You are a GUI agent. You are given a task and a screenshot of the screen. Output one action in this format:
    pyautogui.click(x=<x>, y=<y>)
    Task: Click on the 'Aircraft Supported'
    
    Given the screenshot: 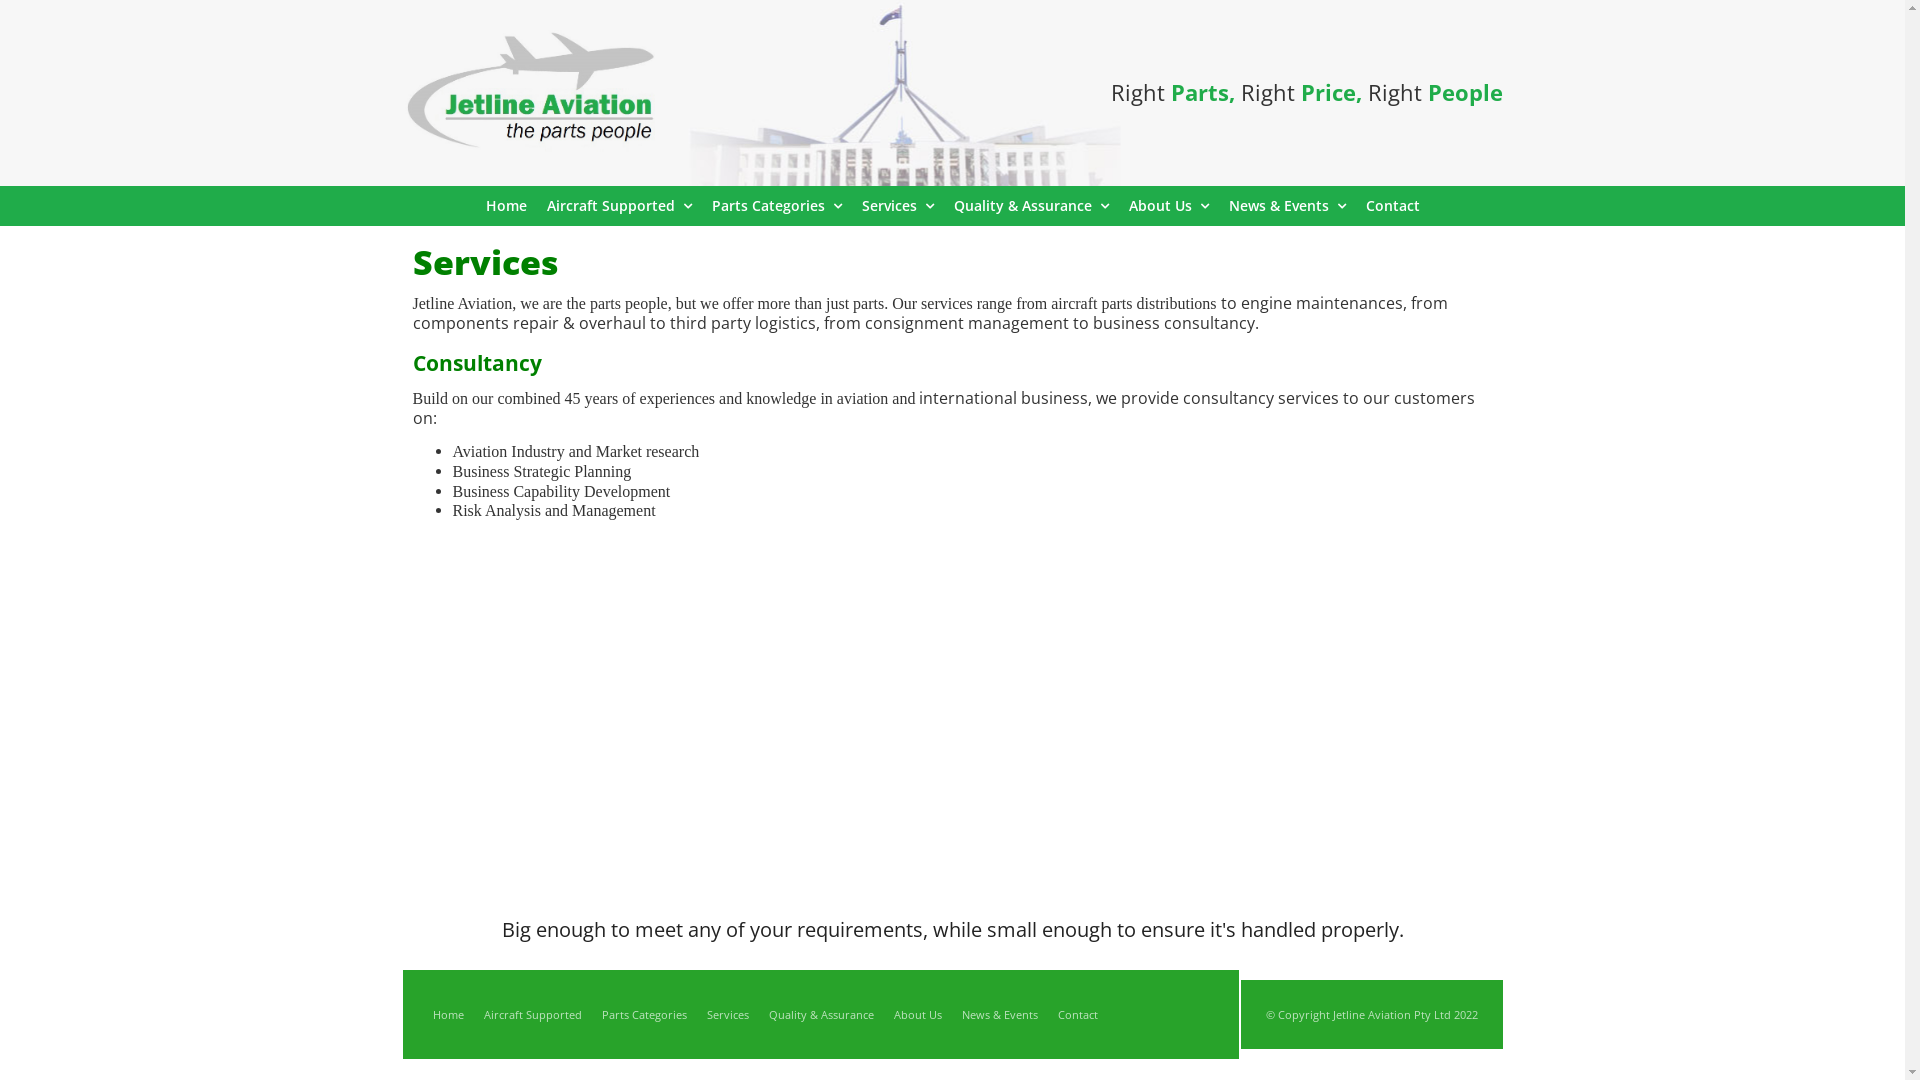 What is the action you would take?
    pyautogui.click(x=617, y=205)
    